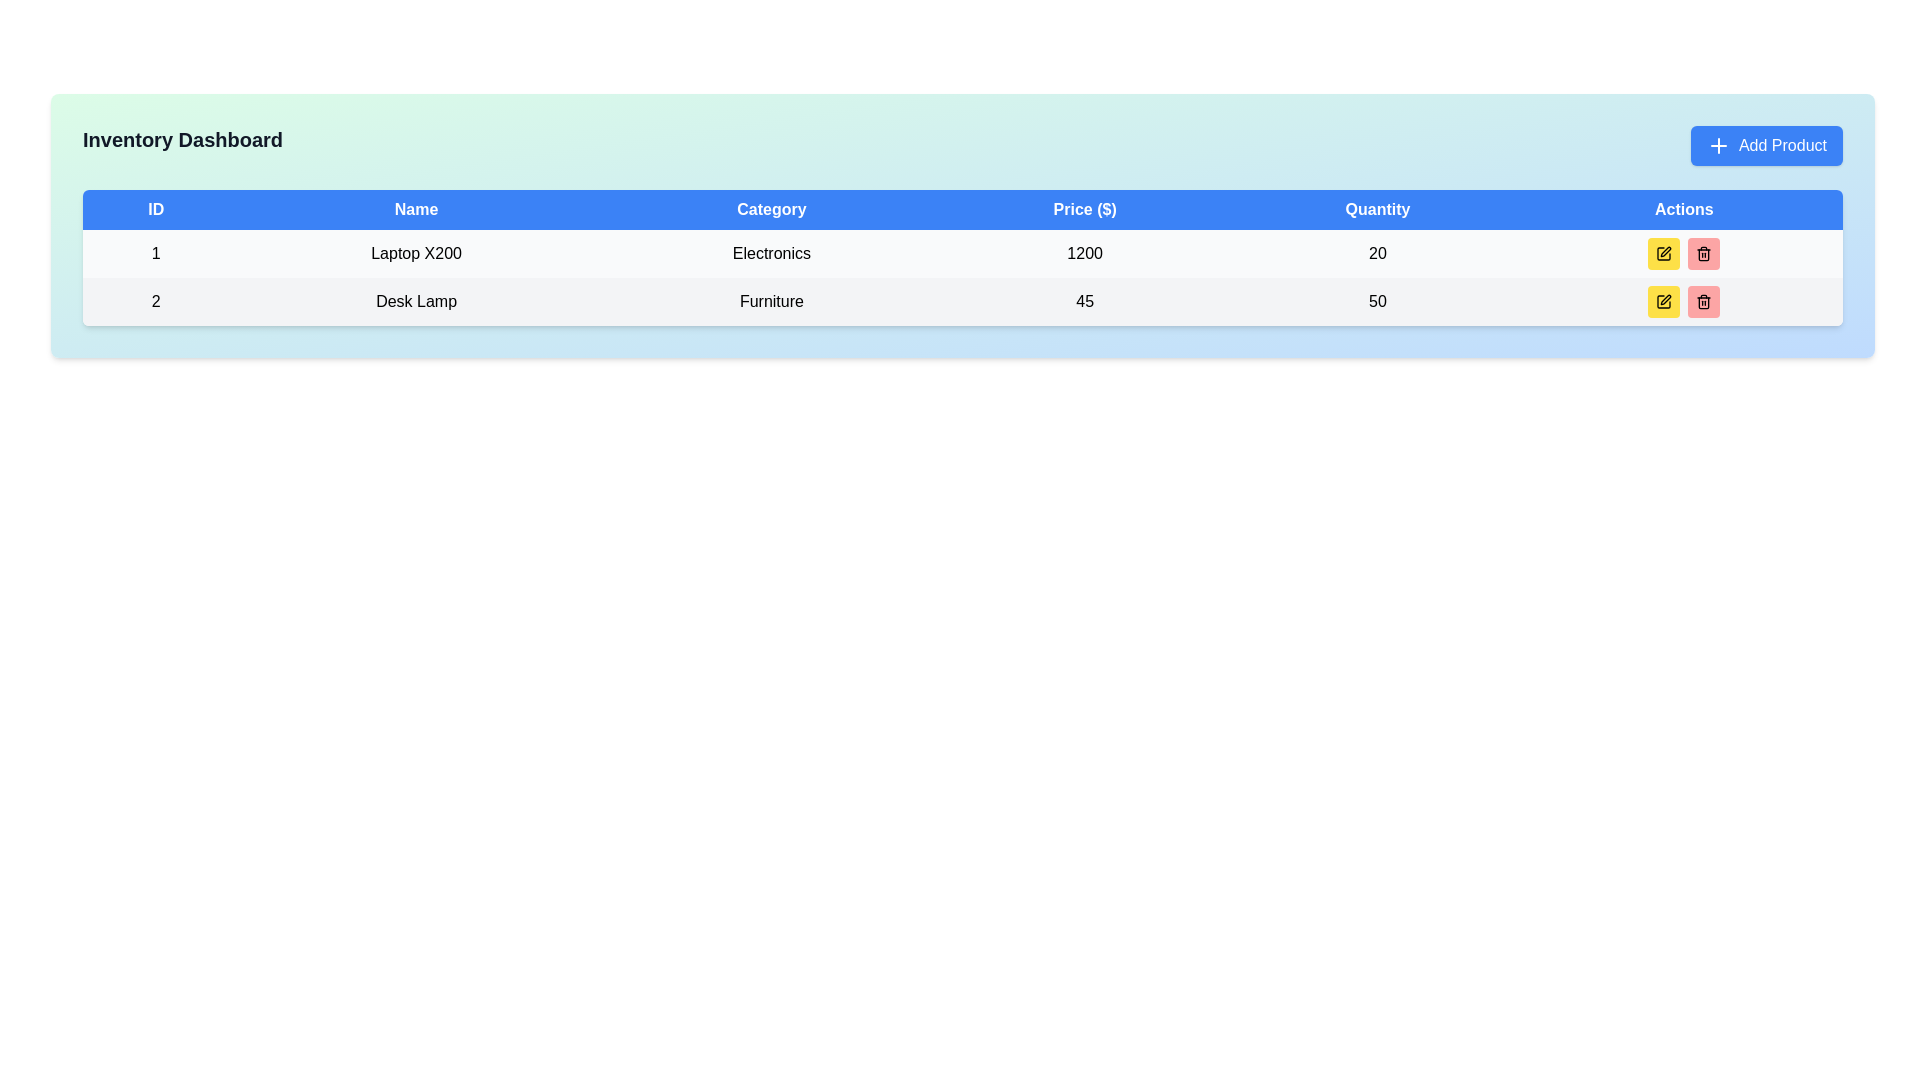 Image resolution: width=1920 pixels, height=1080 pixels. I want to click on the 'Actions' label, which is a rectangular button-like component with a blue background and white text, located in the rightmost column of the header row in a table, so click(1683, 209).